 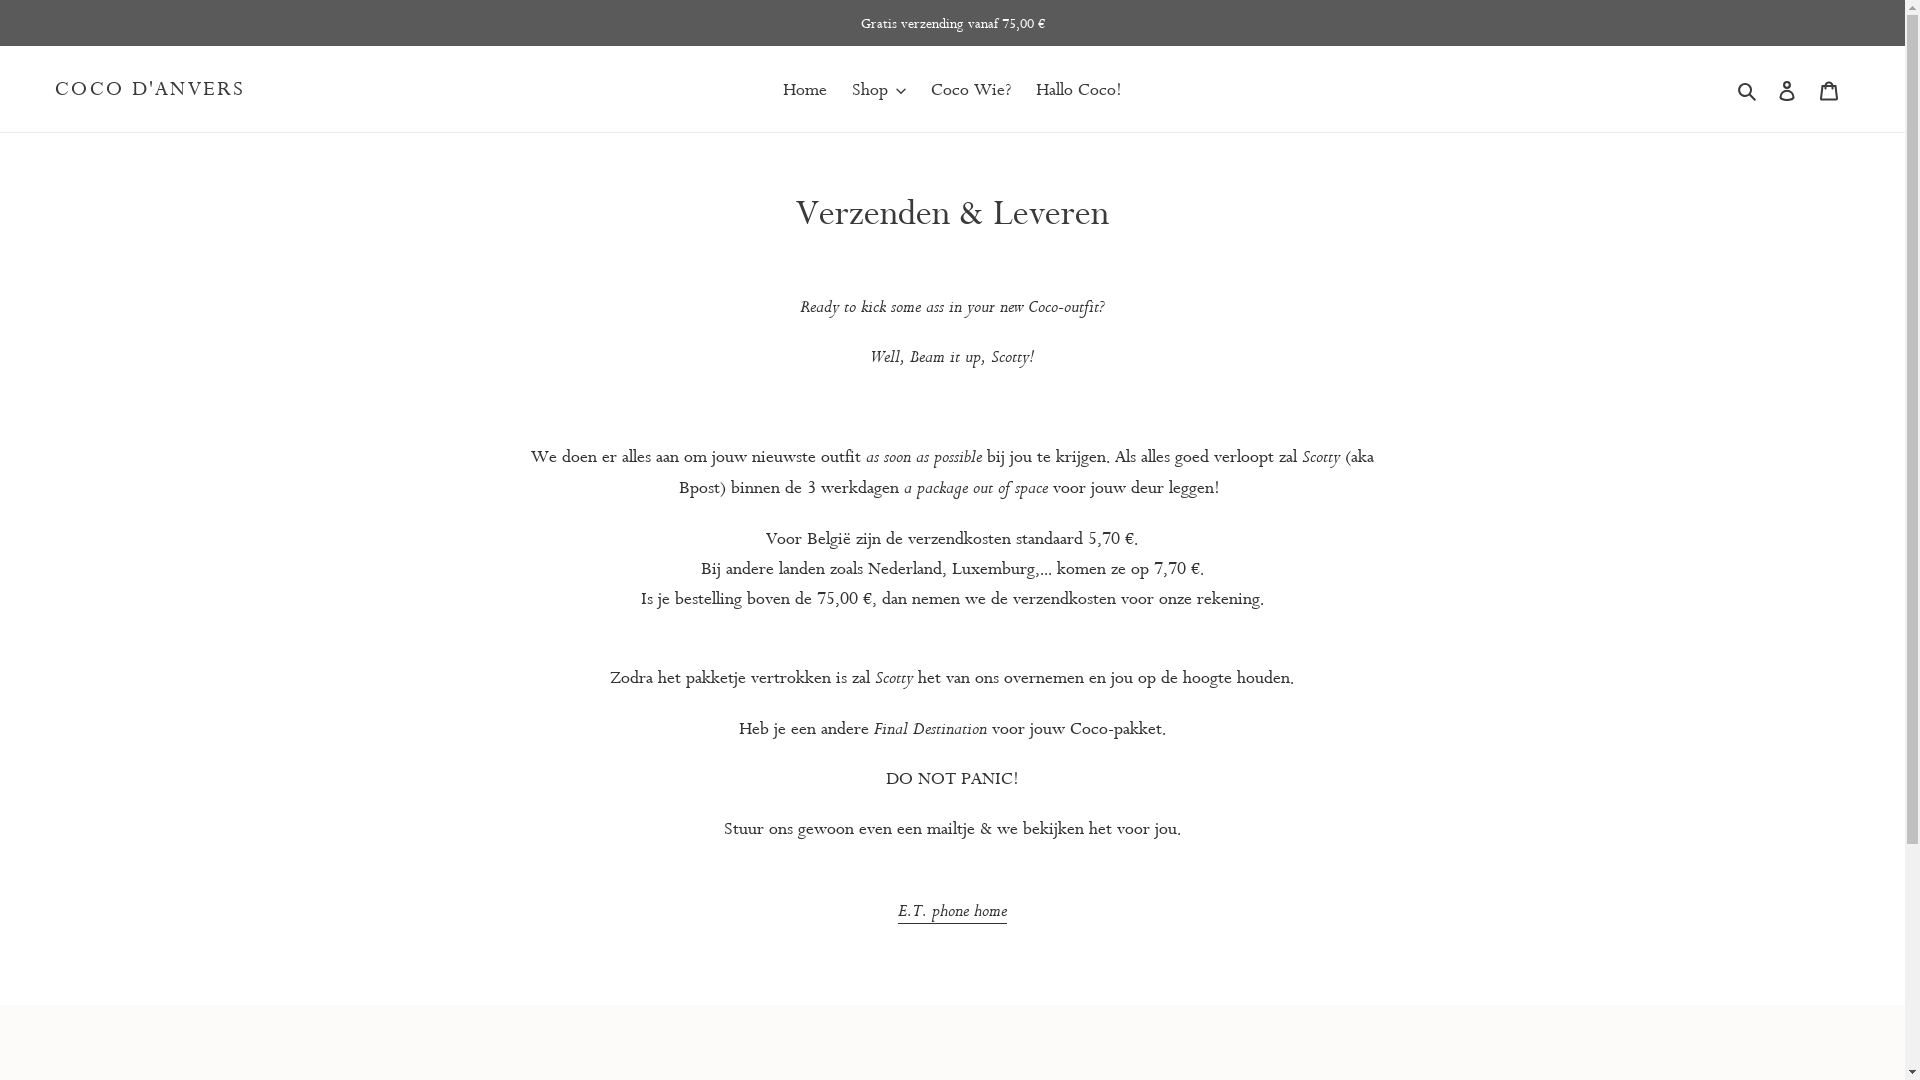 I want to click on 'E.T. phone home', so click(x=951, y=910).